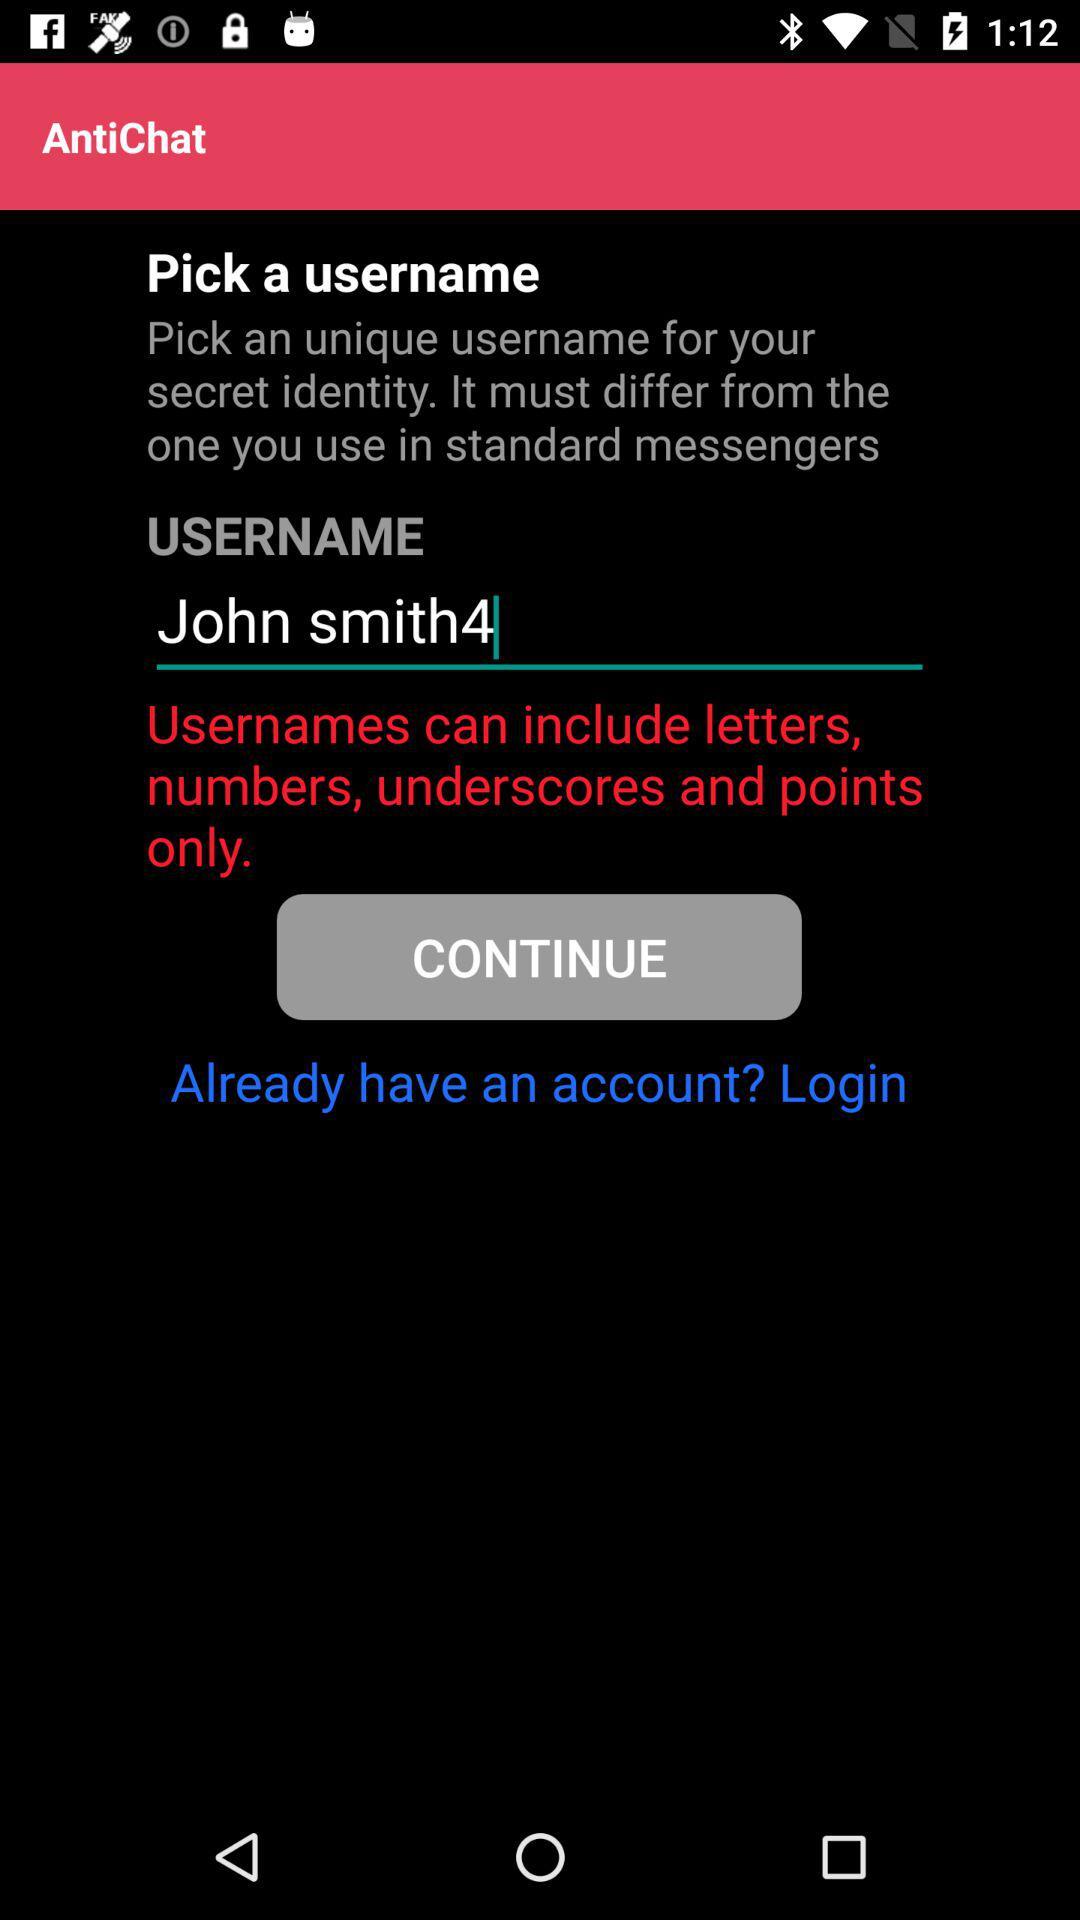 Image resolution: width=1080 pixels, height=1920 pixels. What do you see at coordinates (538, 1080) in the screenshot?
I see `the icon below the continue item` at bounding box center [538, 1080].